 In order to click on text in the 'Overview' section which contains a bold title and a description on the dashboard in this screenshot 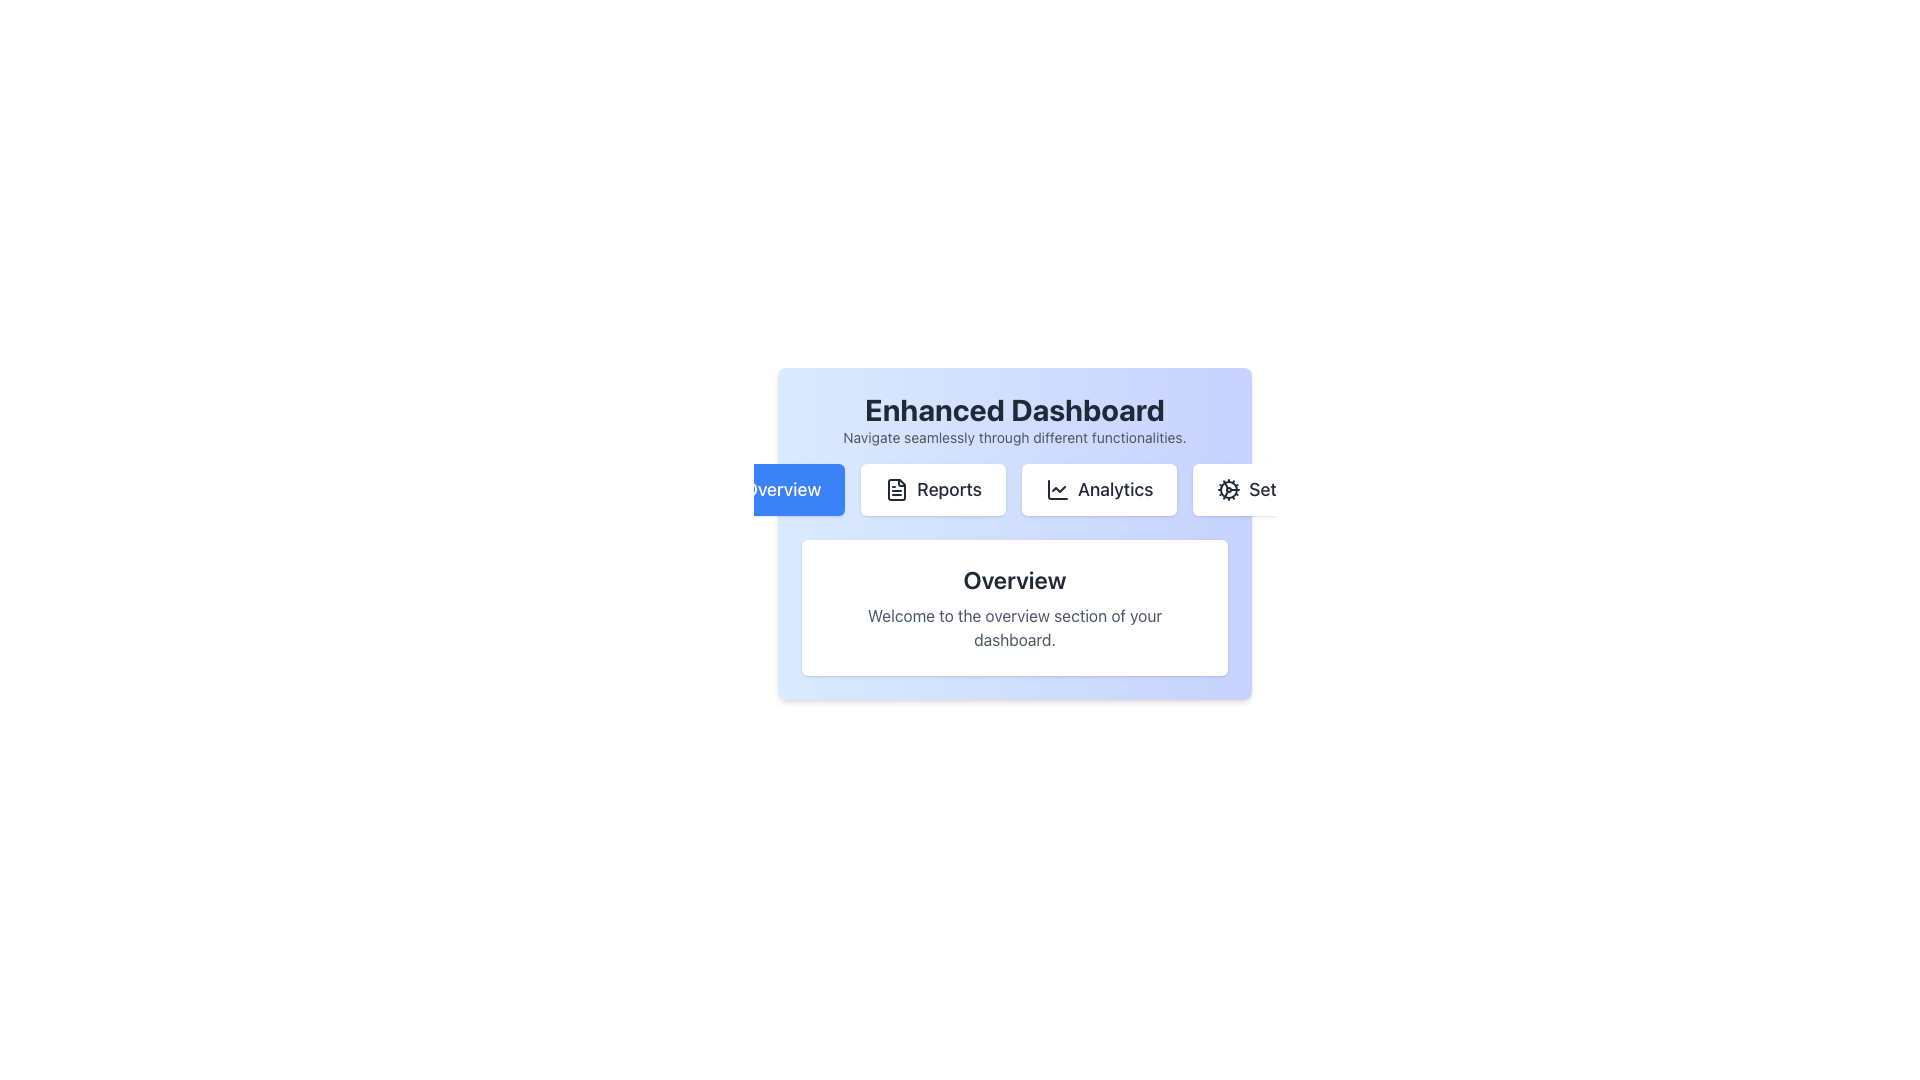, I will do `click(1014, 607)`.